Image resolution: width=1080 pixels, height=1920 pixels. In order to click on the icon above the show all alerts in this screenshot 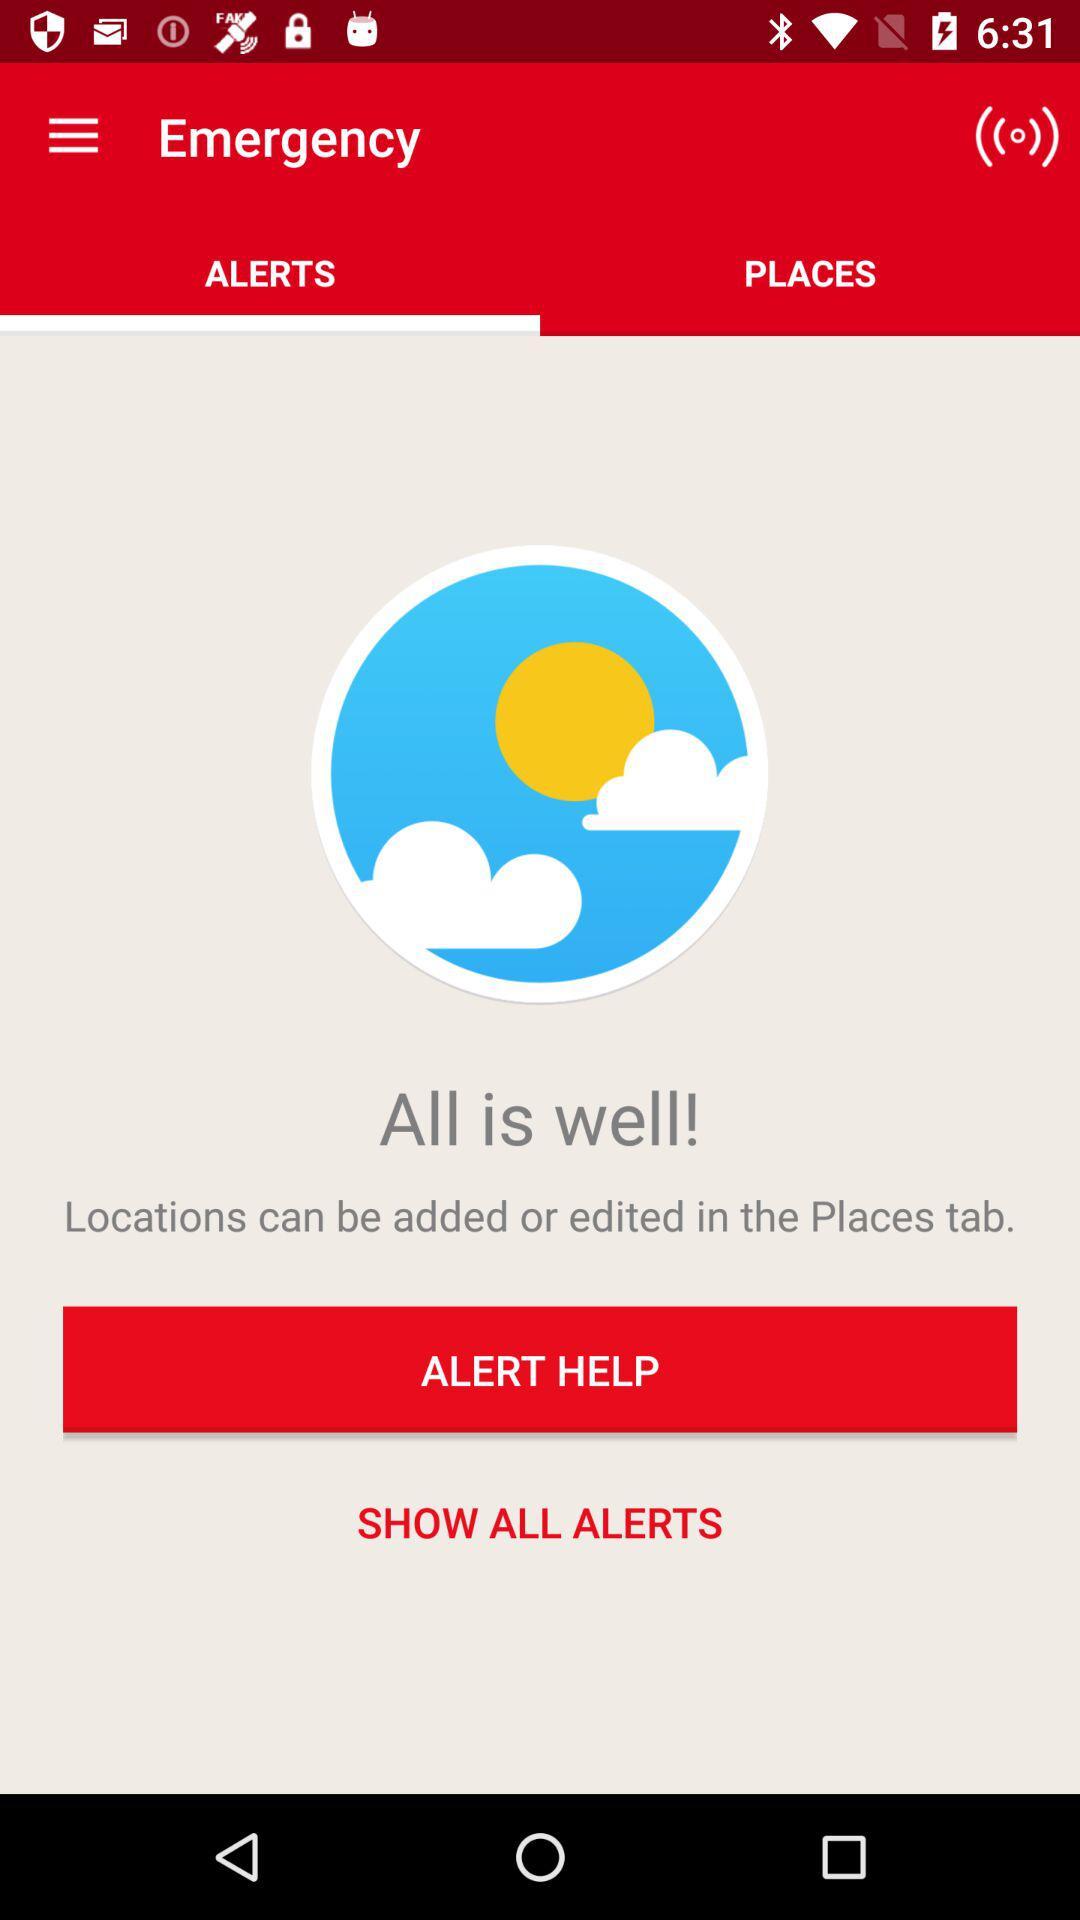, I will do `click(540, 1368)`.